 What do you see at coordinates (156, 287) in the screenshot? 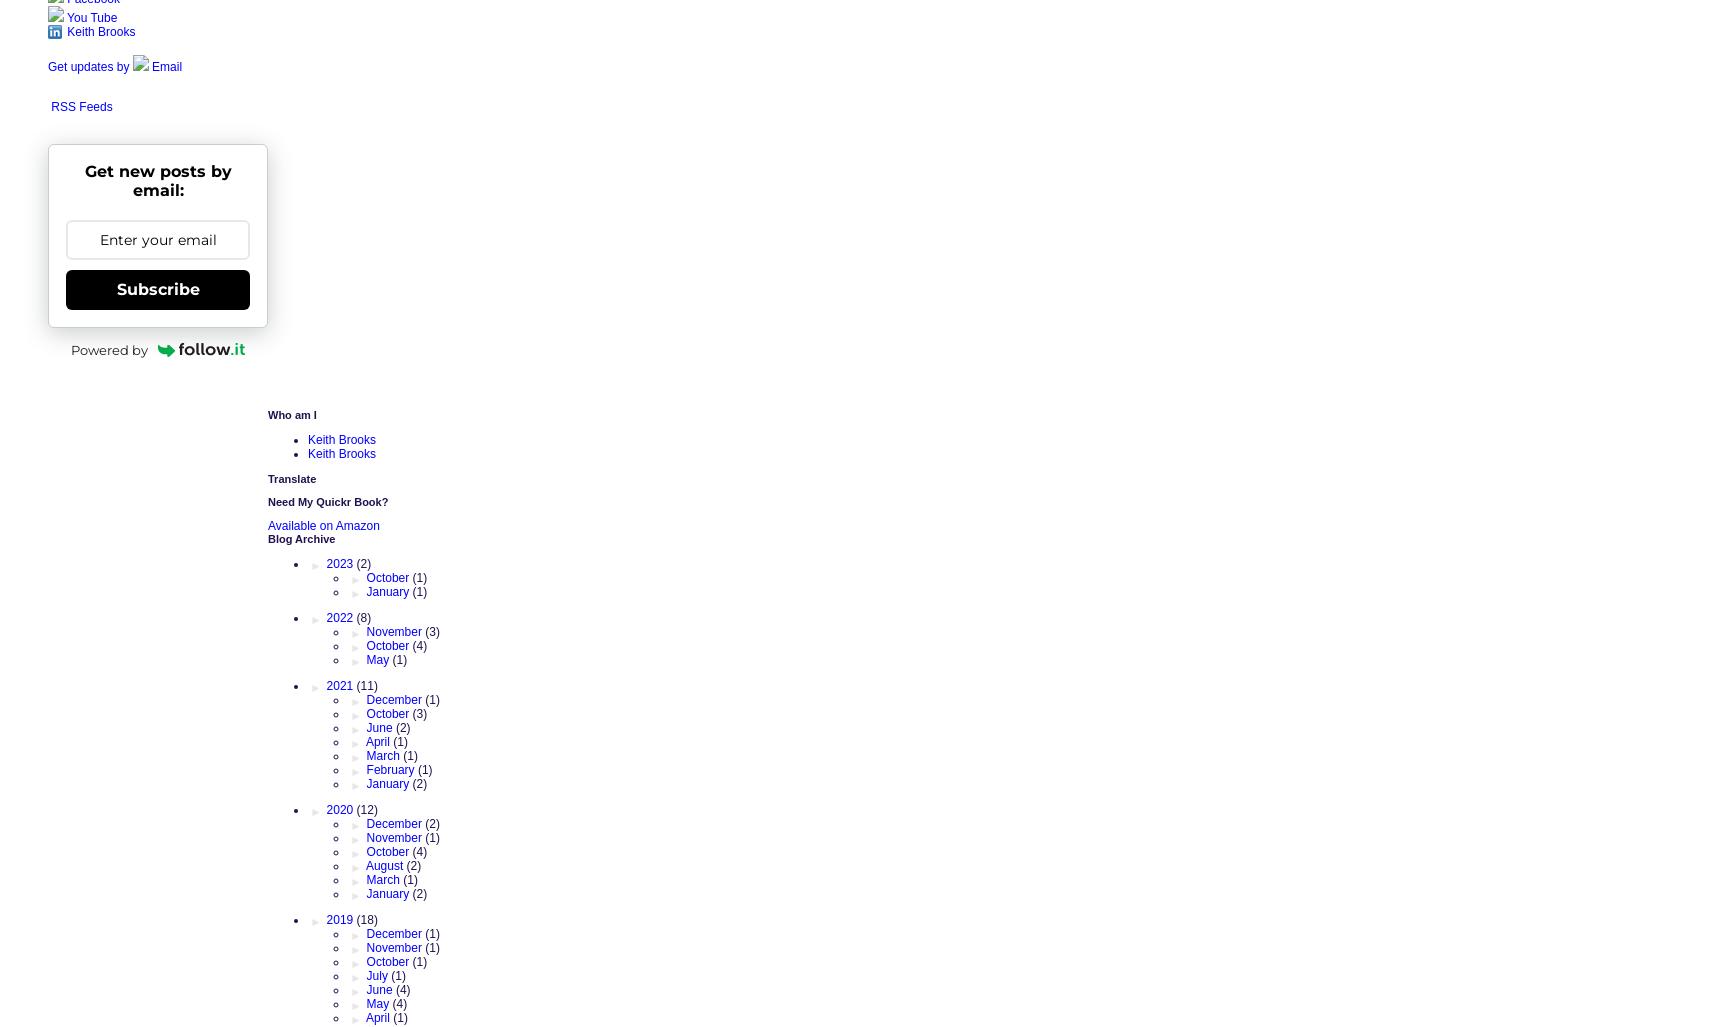
I see `'Subscribe'` at bounding box center [156, 287].